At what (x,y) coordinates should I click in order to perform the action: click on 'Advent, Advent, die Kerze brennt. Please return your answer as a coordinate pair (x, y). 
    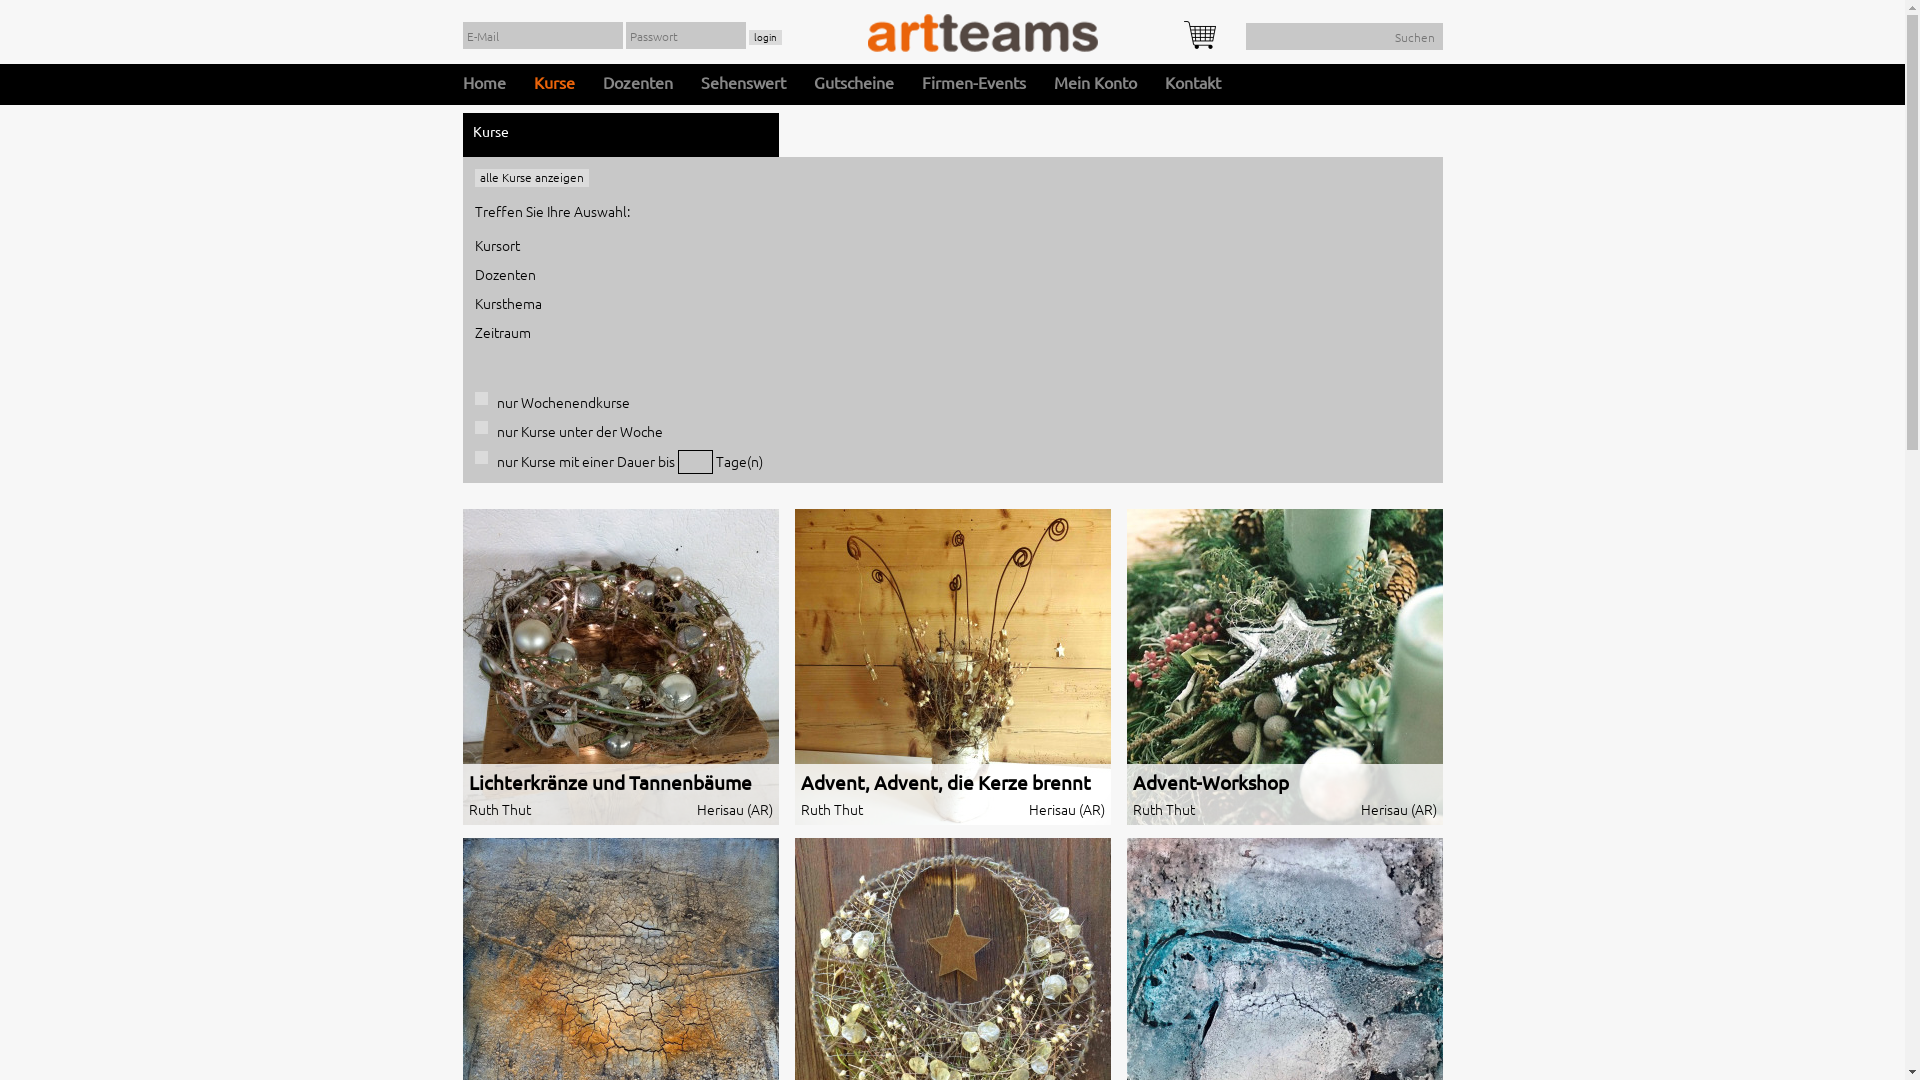
    Looking at the image, I should click on (950, 667).